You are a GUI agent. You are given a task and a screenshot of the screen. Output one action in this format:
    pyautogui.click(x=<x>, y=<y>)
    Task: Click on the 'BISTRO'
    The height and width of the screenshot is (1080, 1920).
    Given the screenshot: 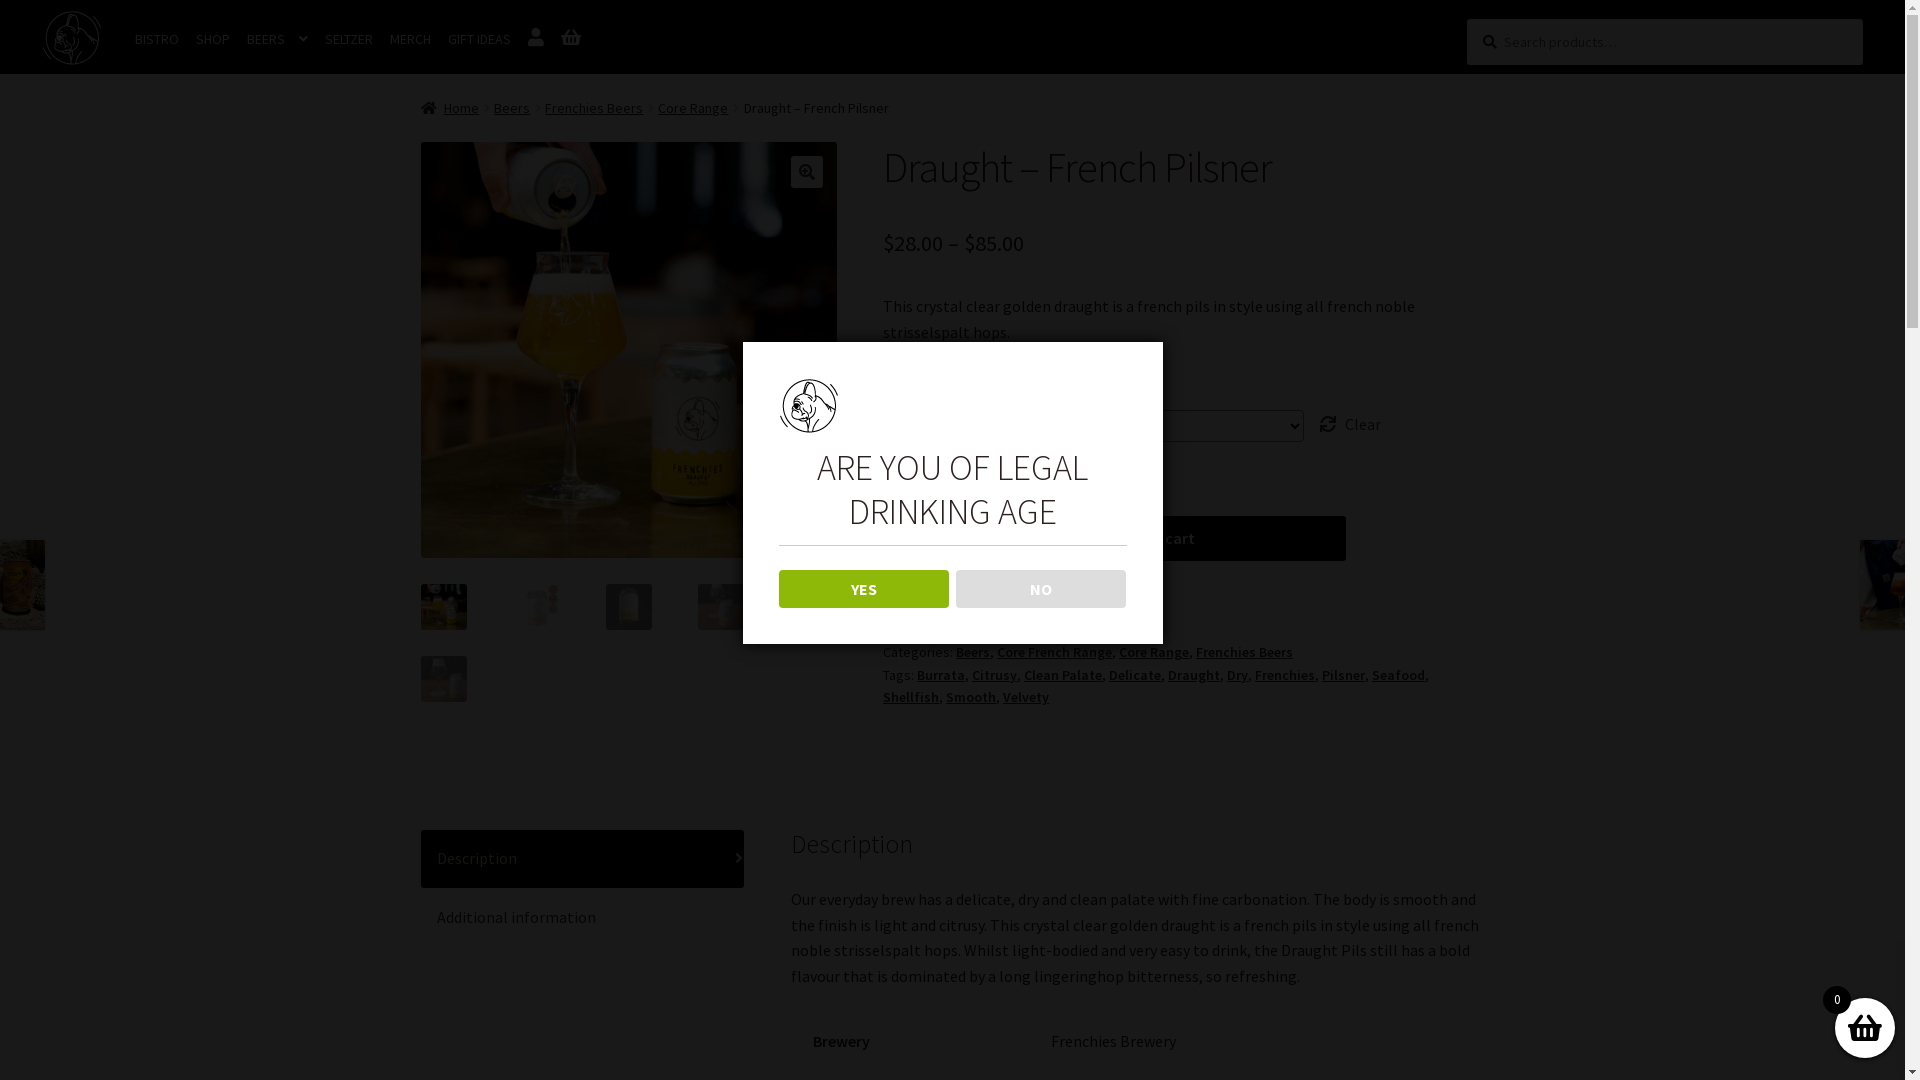 What is the action you would take?
    pyautogui.click(x=156, y=39)
    